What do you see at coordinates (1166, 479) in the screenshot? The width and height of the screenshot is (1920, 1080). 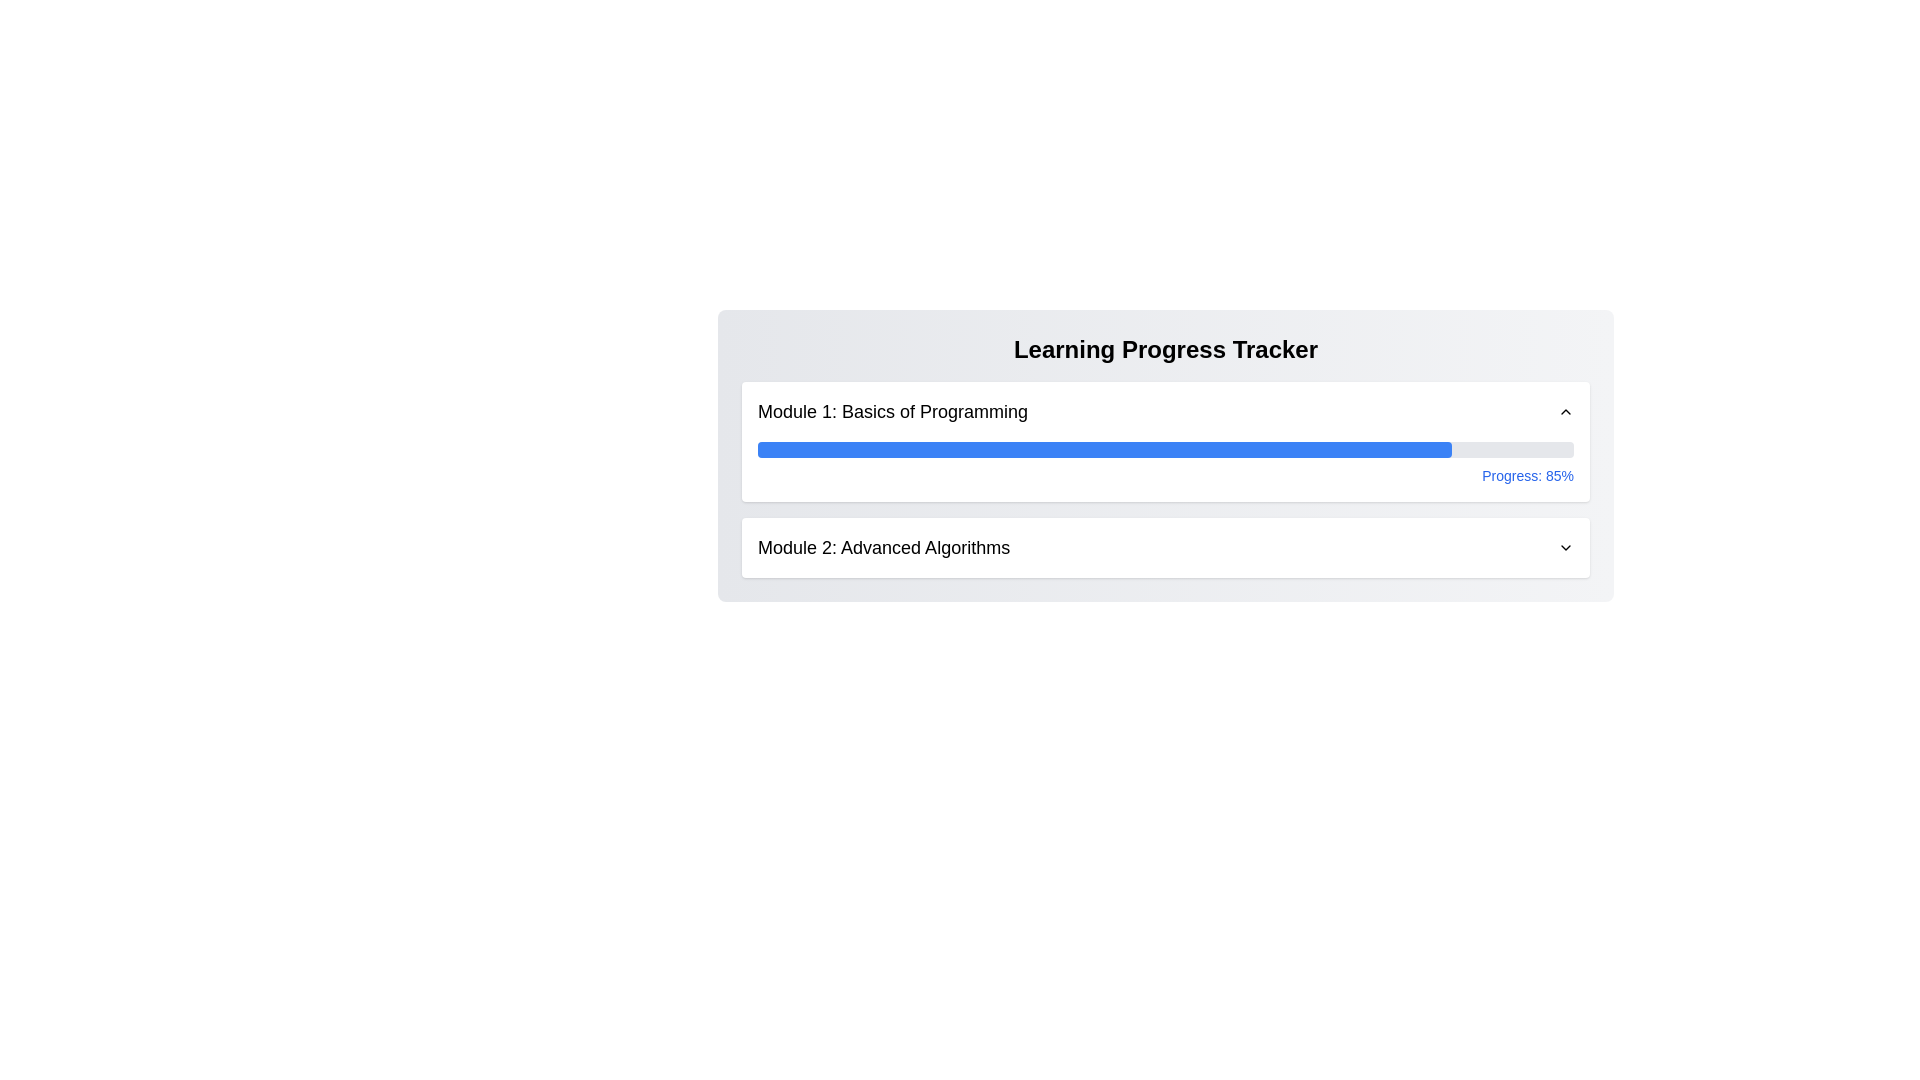 I see `the progress indicator that displays 'Progress: 85%' within the 'Learning Progress Tracker' section for the first module 'Module 1: Basics of Programming'` at bounding box center [1166, 479].